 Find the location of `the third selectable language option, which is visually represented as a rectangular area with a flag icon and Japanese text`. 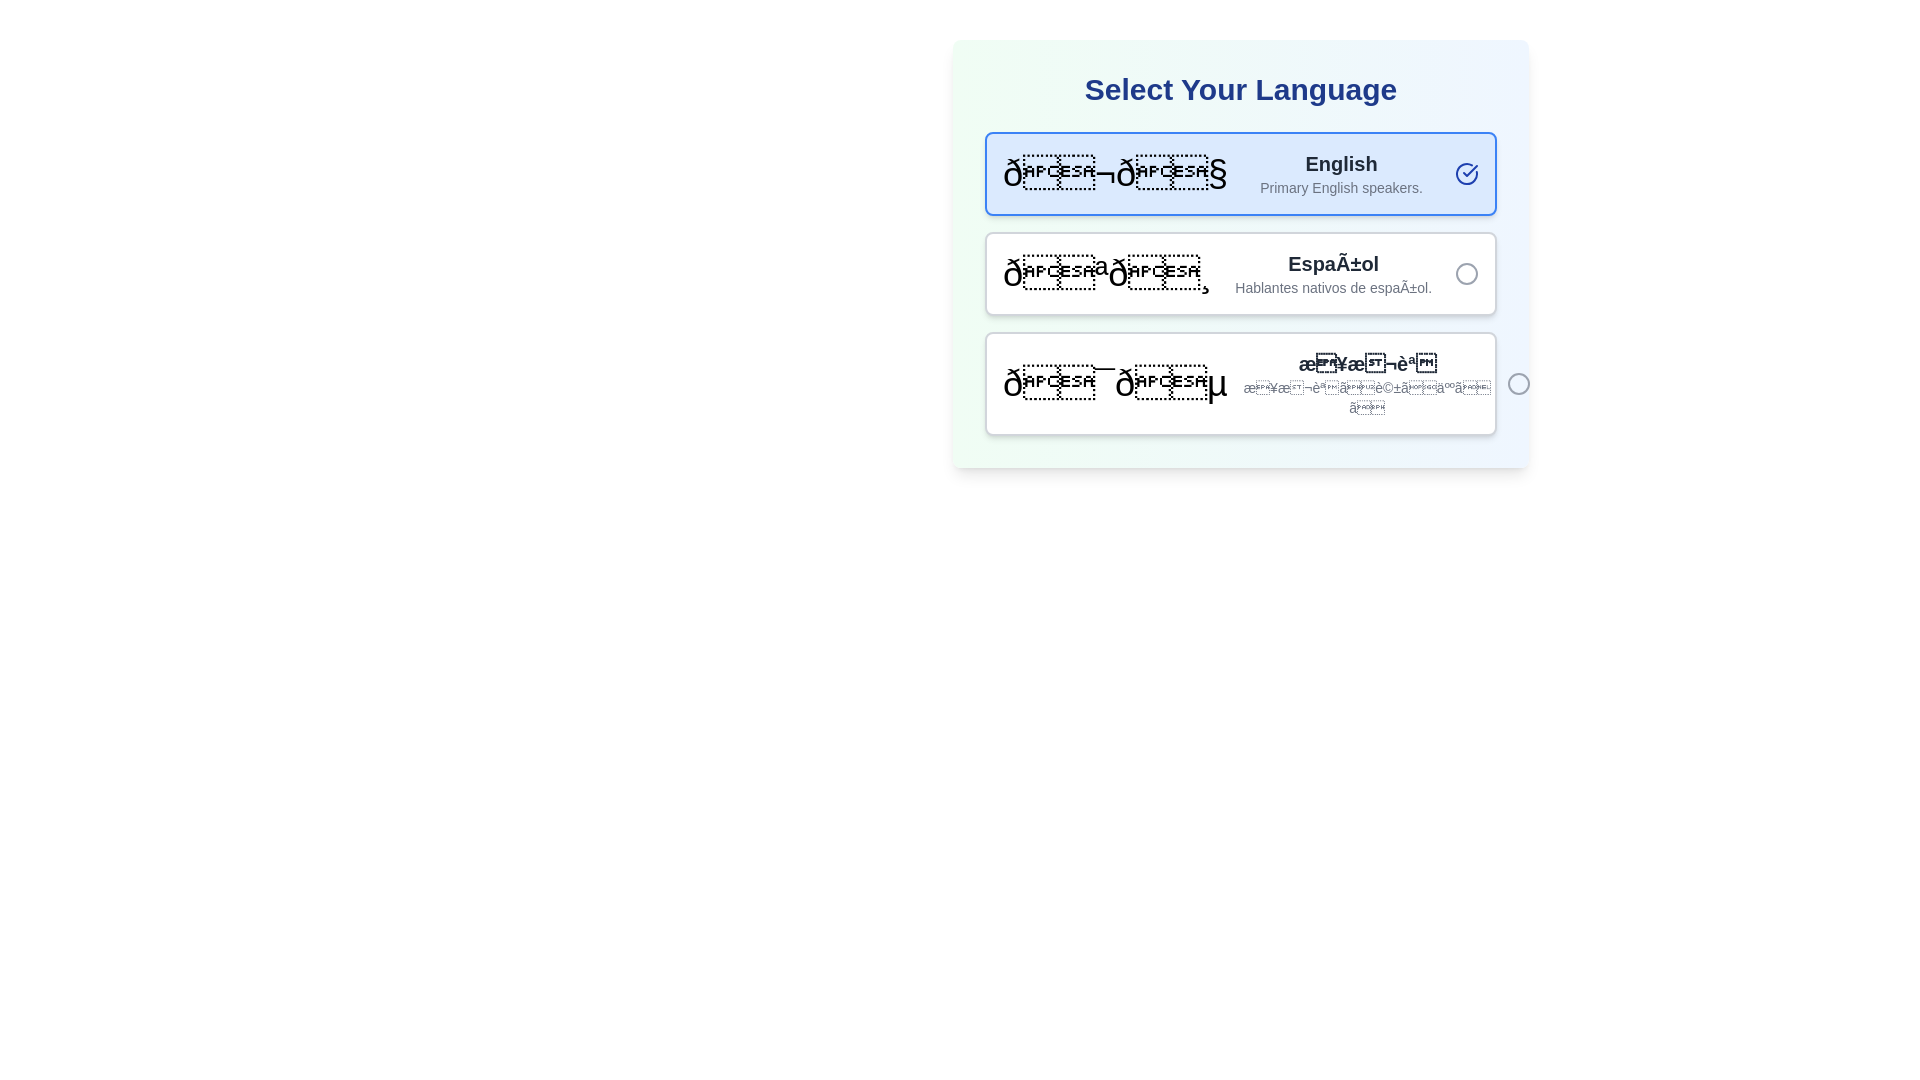

the third selectable language option, which is visually represented as a rectangular area with a flag icon and Japanese text is located at coordinates (1240, 384).